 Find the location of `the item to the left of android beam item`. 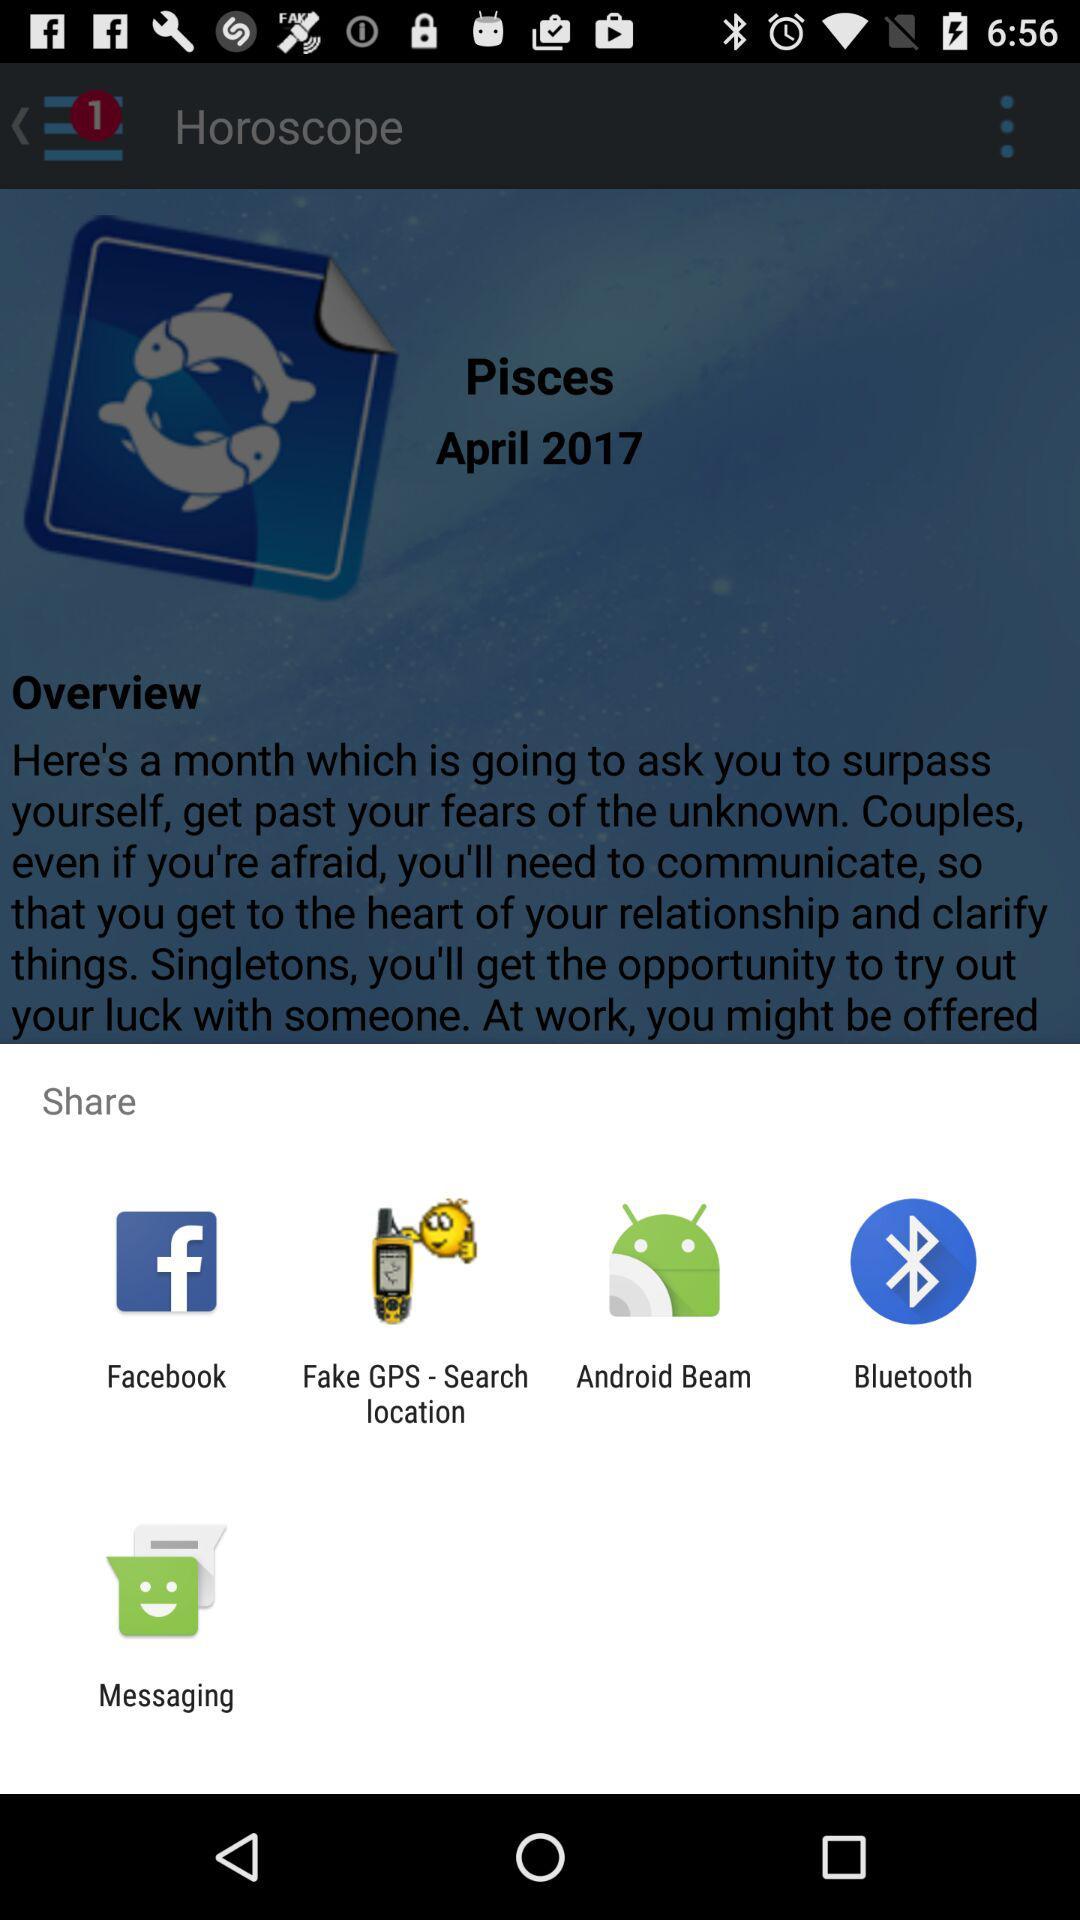

the item to the left of android beam item is located at coordinates (414, 1392).